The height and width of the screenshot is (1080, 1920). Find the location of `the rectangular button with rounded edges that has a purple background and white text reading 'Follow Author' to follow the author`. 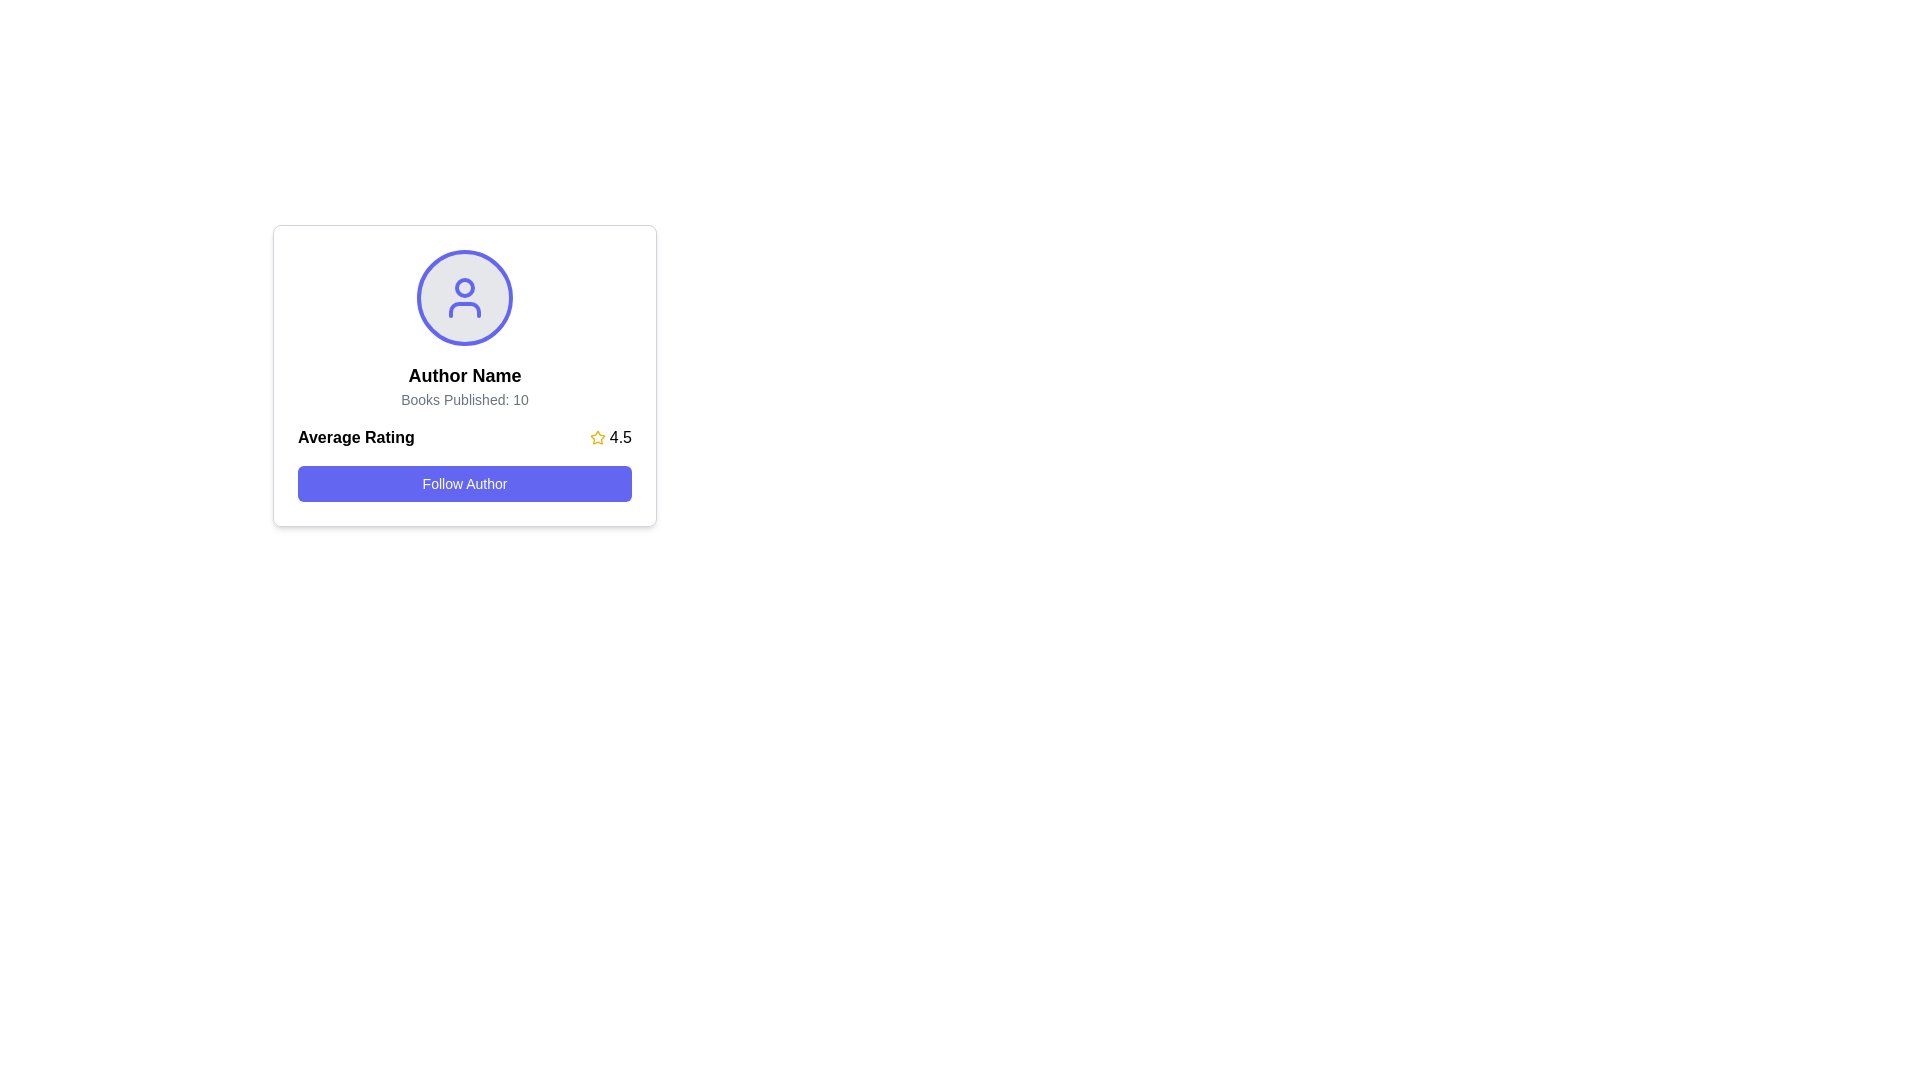

the rectangular button with rounded edges that has a purple background and white text reading 'Follow Author' to follow the author is located at coordinates (464, 483).